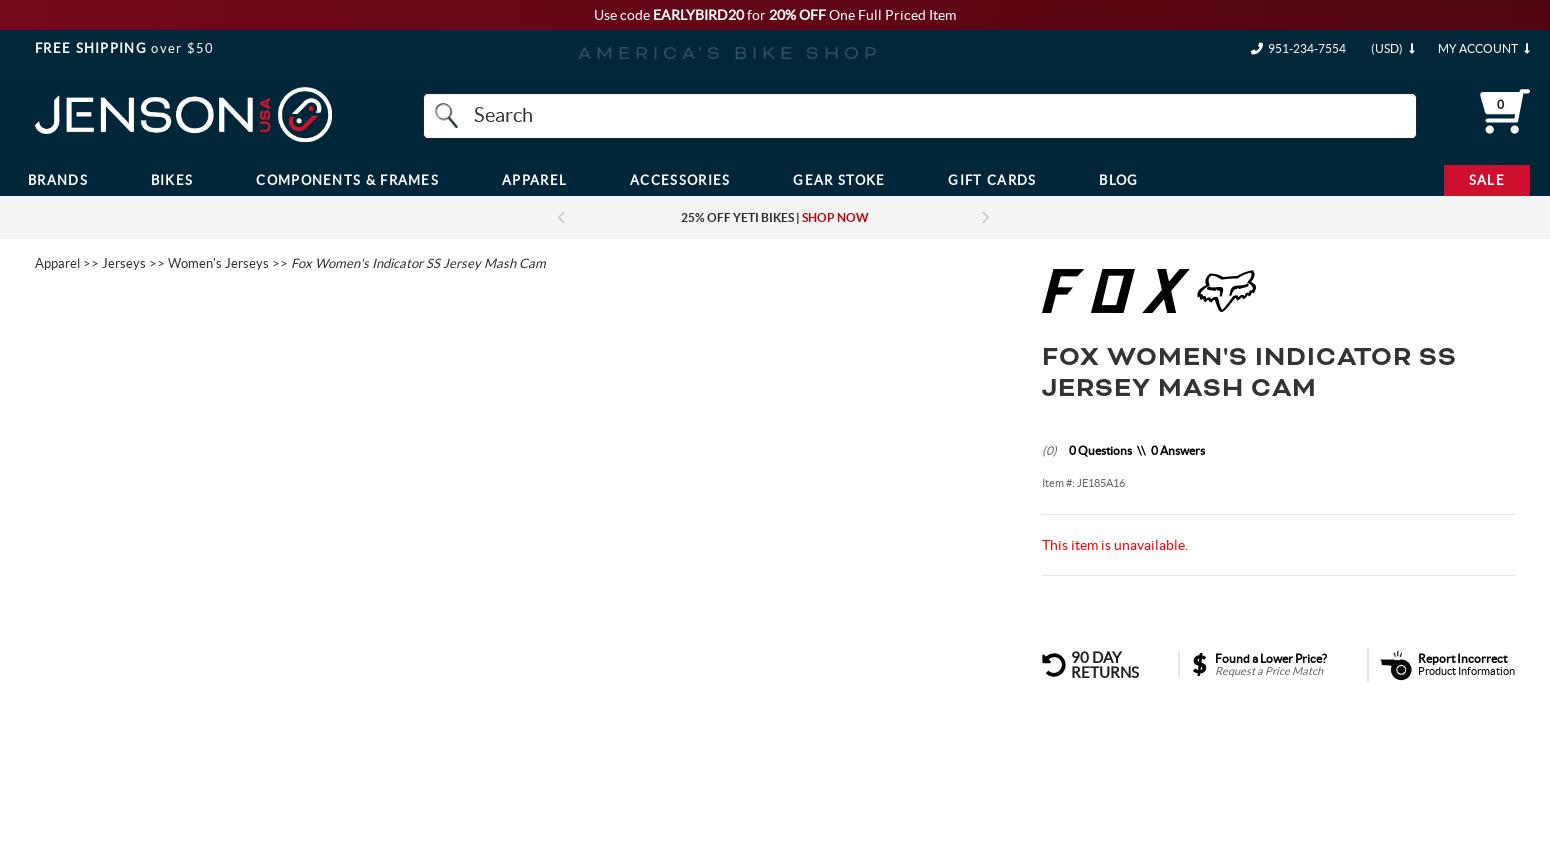 The height and width of the screenshot is (855, 1550). I want to click on 'Report Incorrect', so click(1460, 656).